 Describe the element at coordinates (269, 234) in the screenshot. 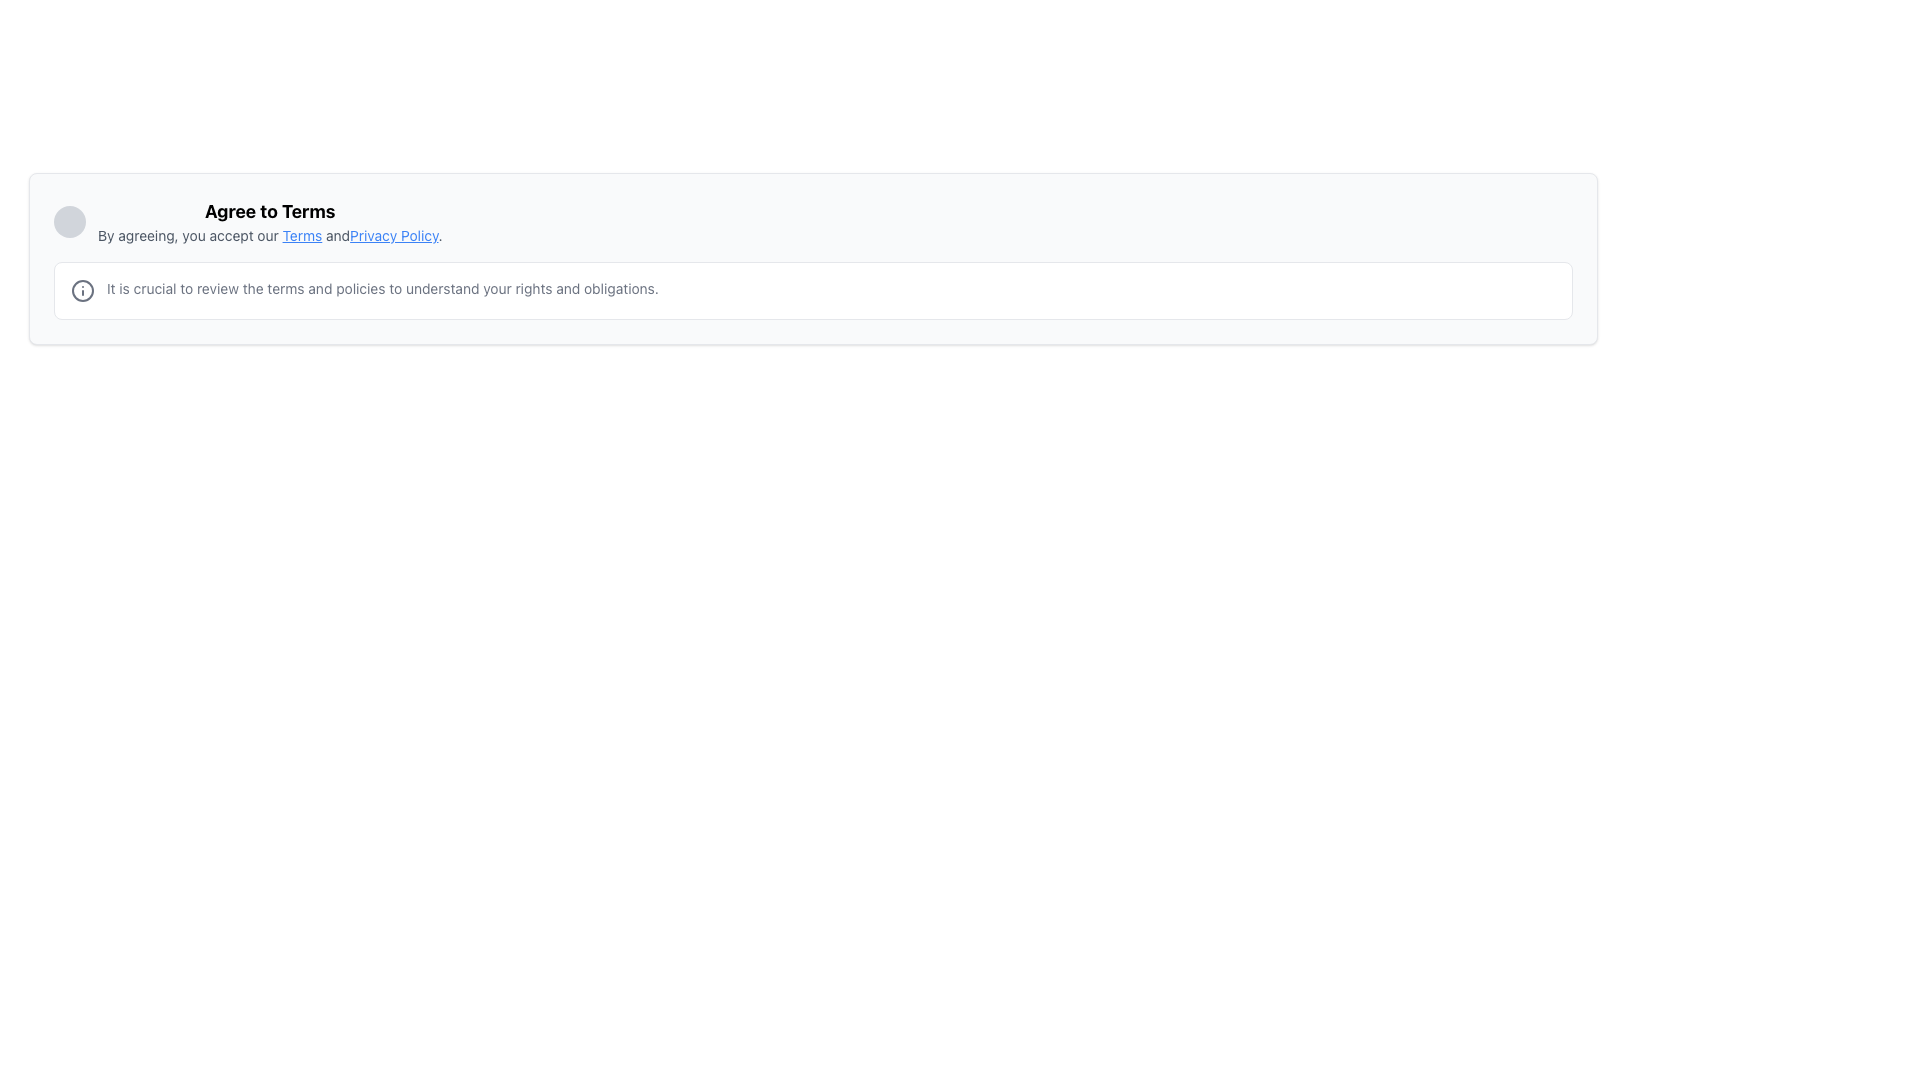

I see `the hyperlinks in the text component below the title 'Agree to Terms'` at that location.